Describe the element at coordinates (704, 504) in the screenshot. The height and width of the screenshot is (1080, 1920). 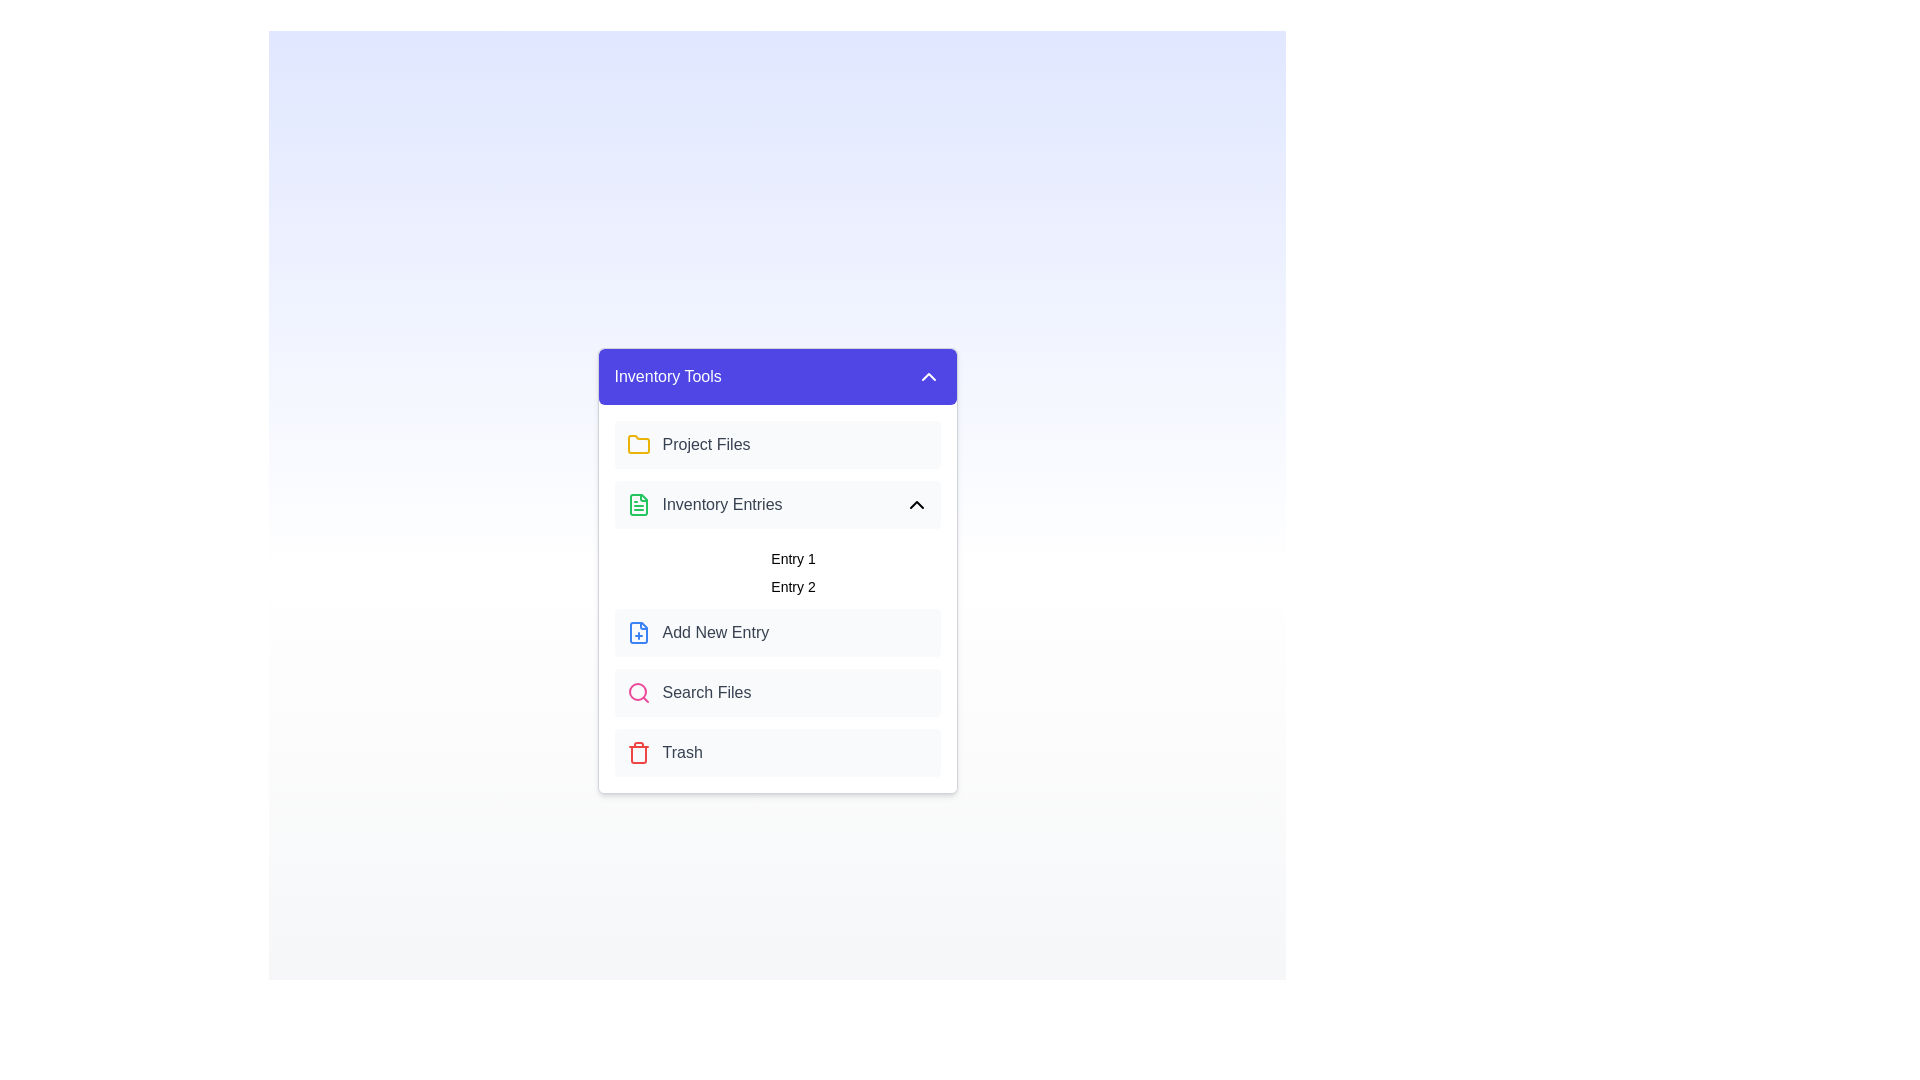
I see `the 'Inventory Entries' menu item, which is the second item in the 'Inventory Tools' navigation menu, styled in gray font and aligned to the right of a green file document icon` at that location.